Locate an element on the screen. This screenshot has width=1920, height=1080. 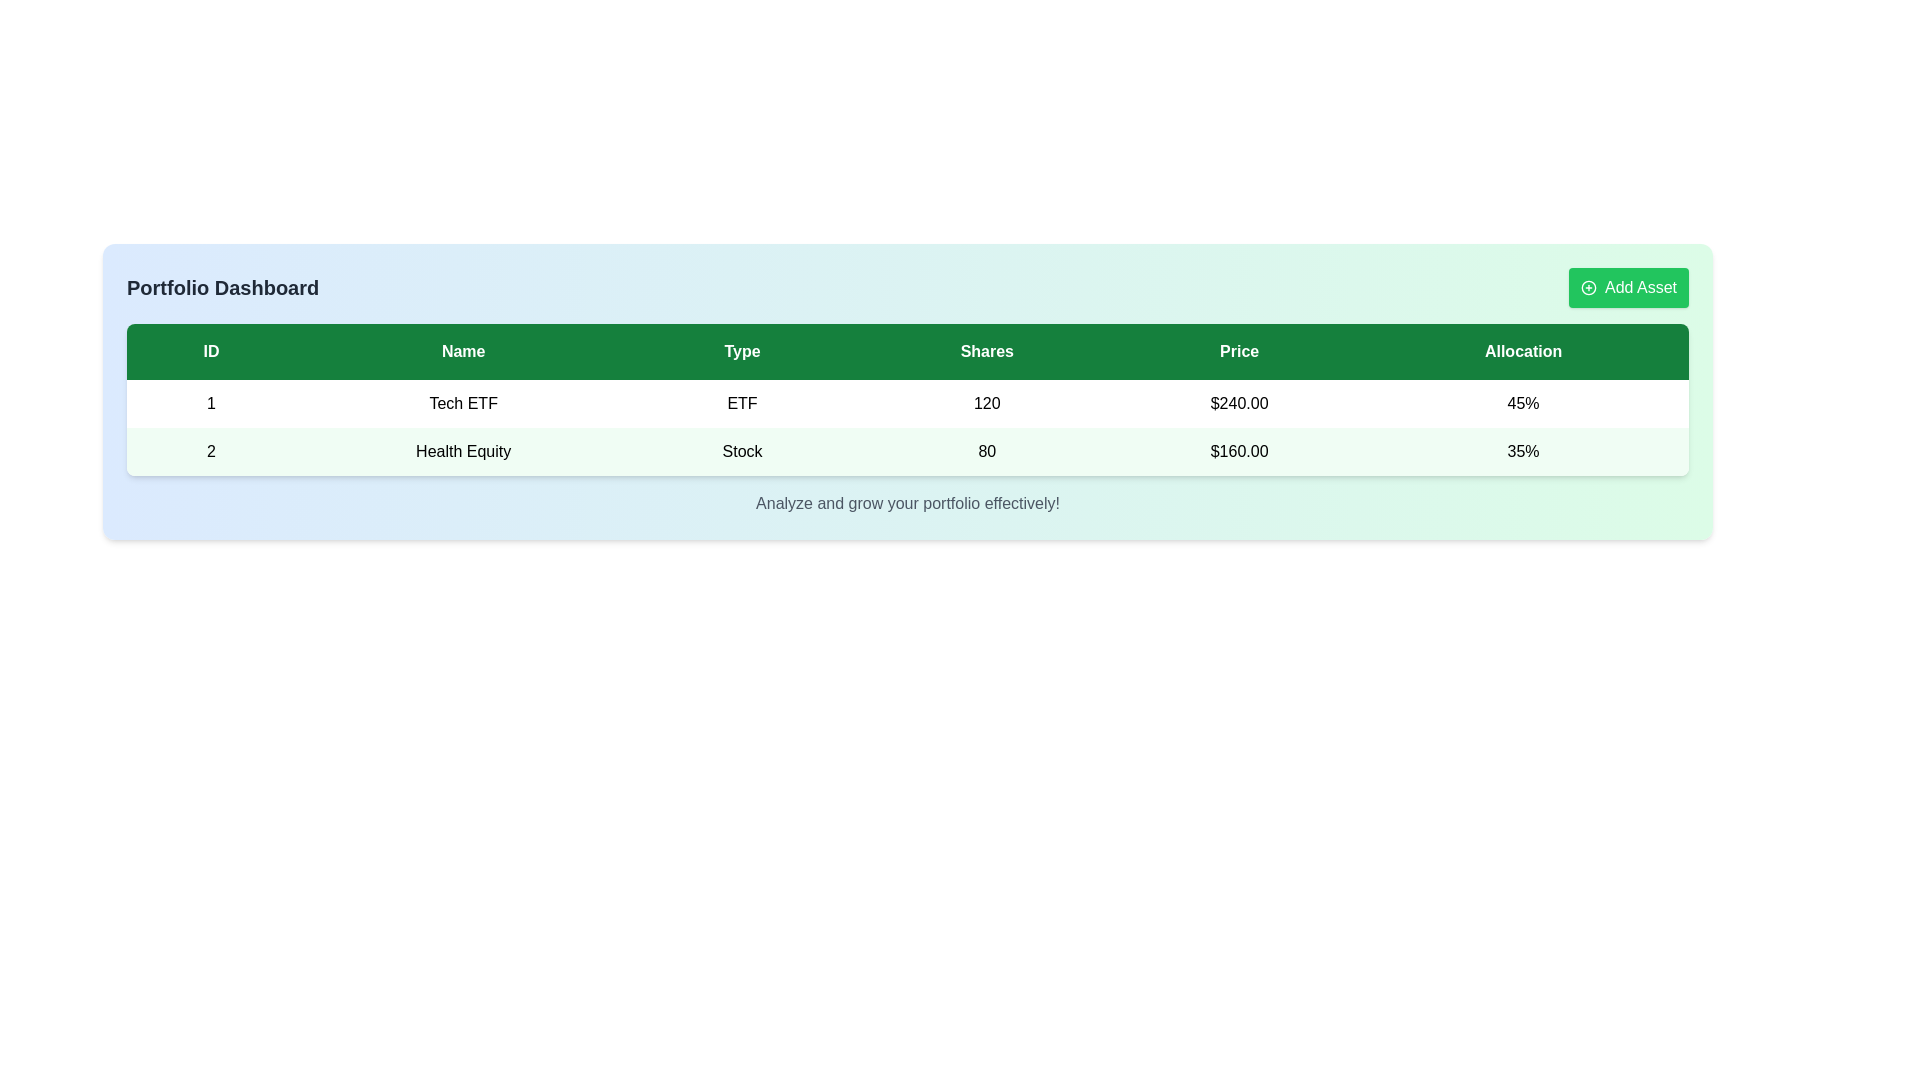
the header text label indicating shares of assets, which is the fourth element in the header row between 'Type' and 'Price' is located at coordinates (987, 350).